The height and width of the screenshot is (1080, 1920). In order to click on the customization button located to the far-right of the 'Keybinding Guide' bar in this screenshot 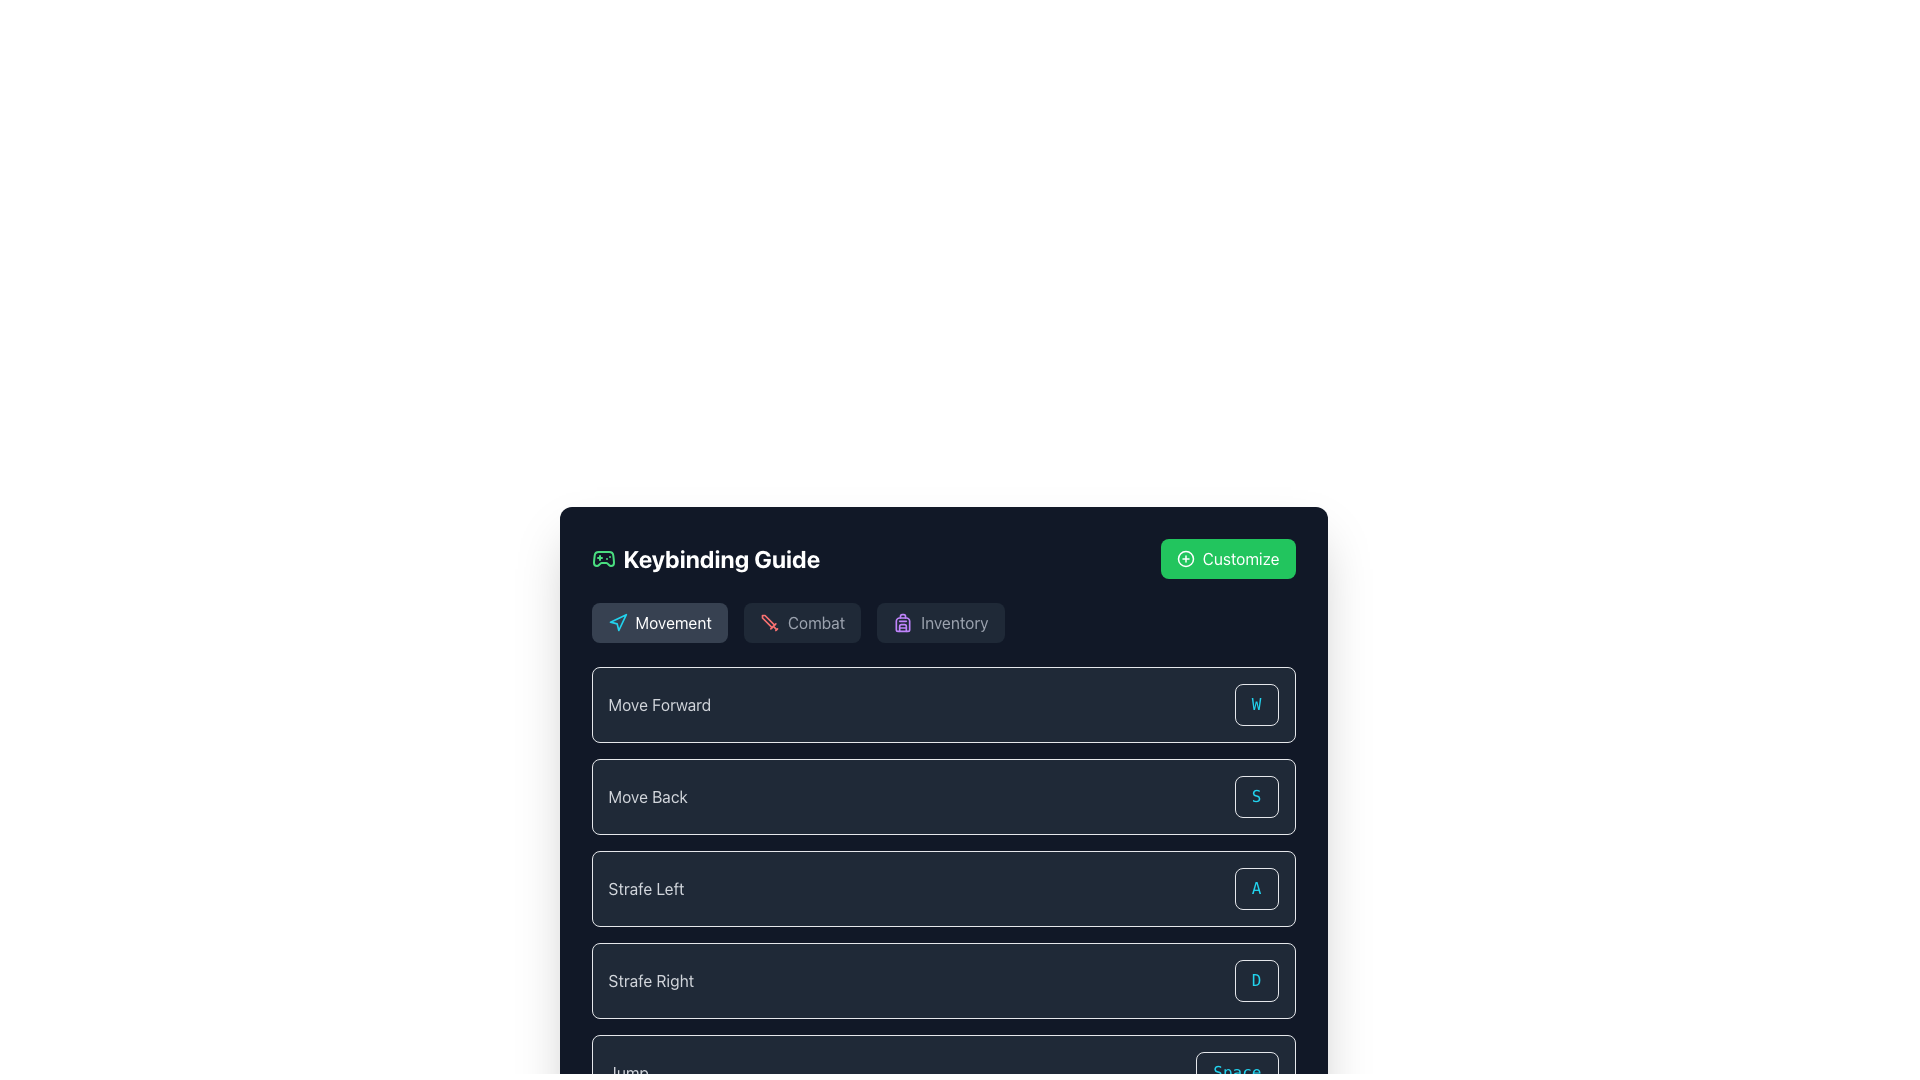, I will do `click(1227, 559)`.